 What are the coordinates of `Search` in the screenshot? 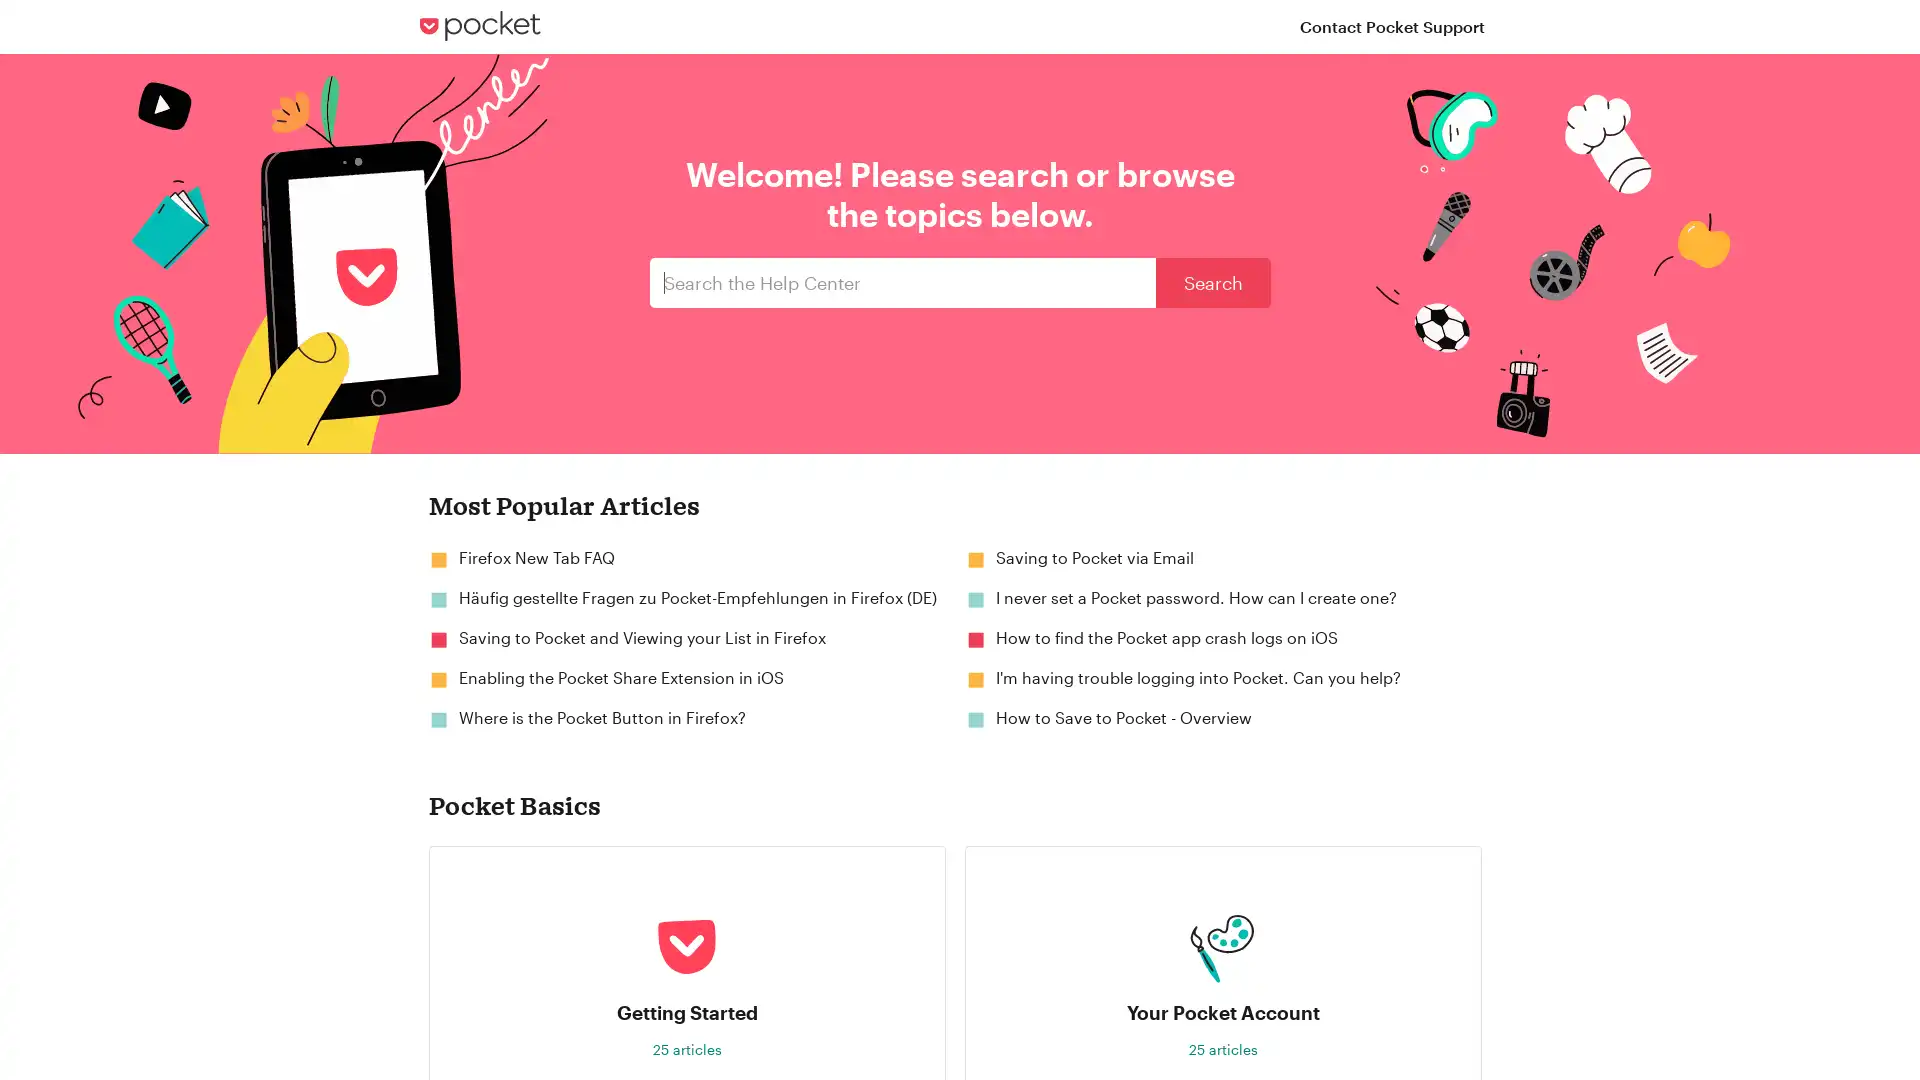 It's located at (1212, 282).